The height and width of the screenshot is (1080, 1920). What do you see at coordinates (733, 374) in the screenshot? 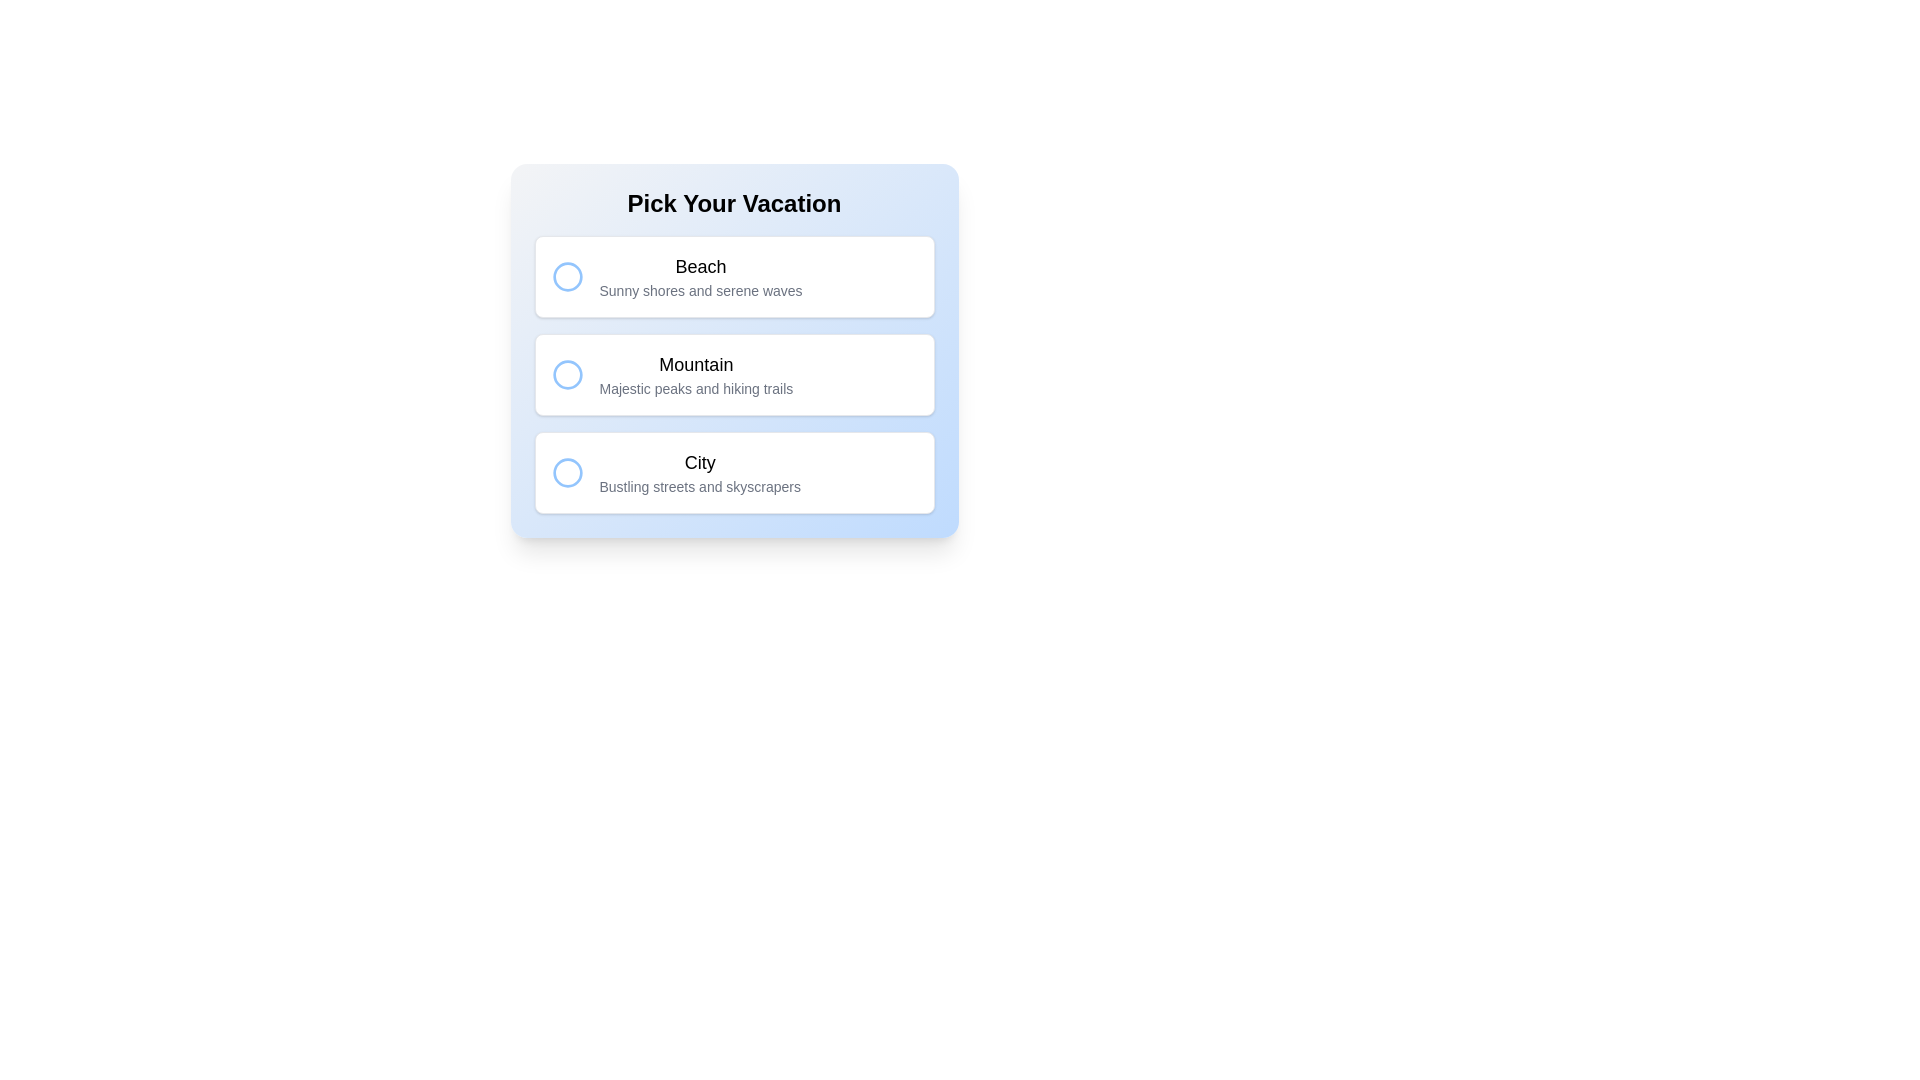
I see `descriptive text of the second option in the 'Pick Your Vacation' section, which is labeled 'Mountain' with a description of 'Majestic peaks and hiking trails'` at bounding box center [733, 374].